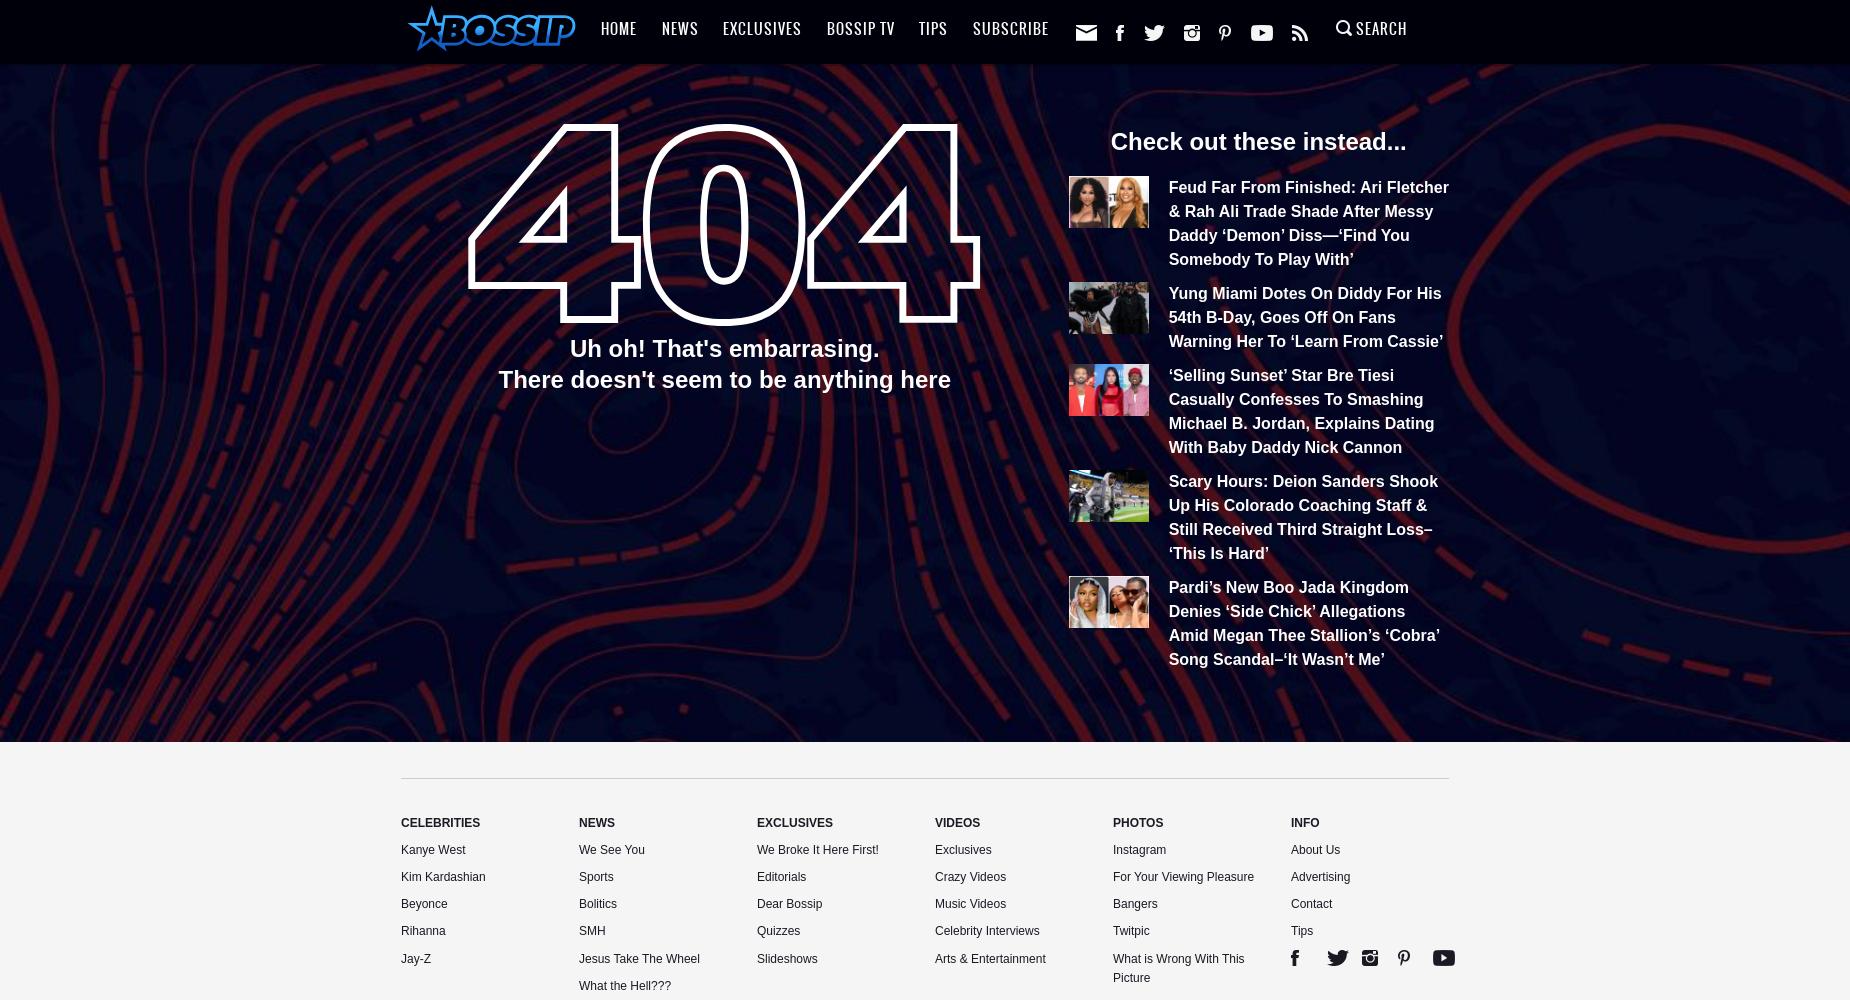  What do you see at coordinates (724, 379) in the screenshot?
I see `'There doesn't seem to be anything here'` at bounding box center [724, 379].